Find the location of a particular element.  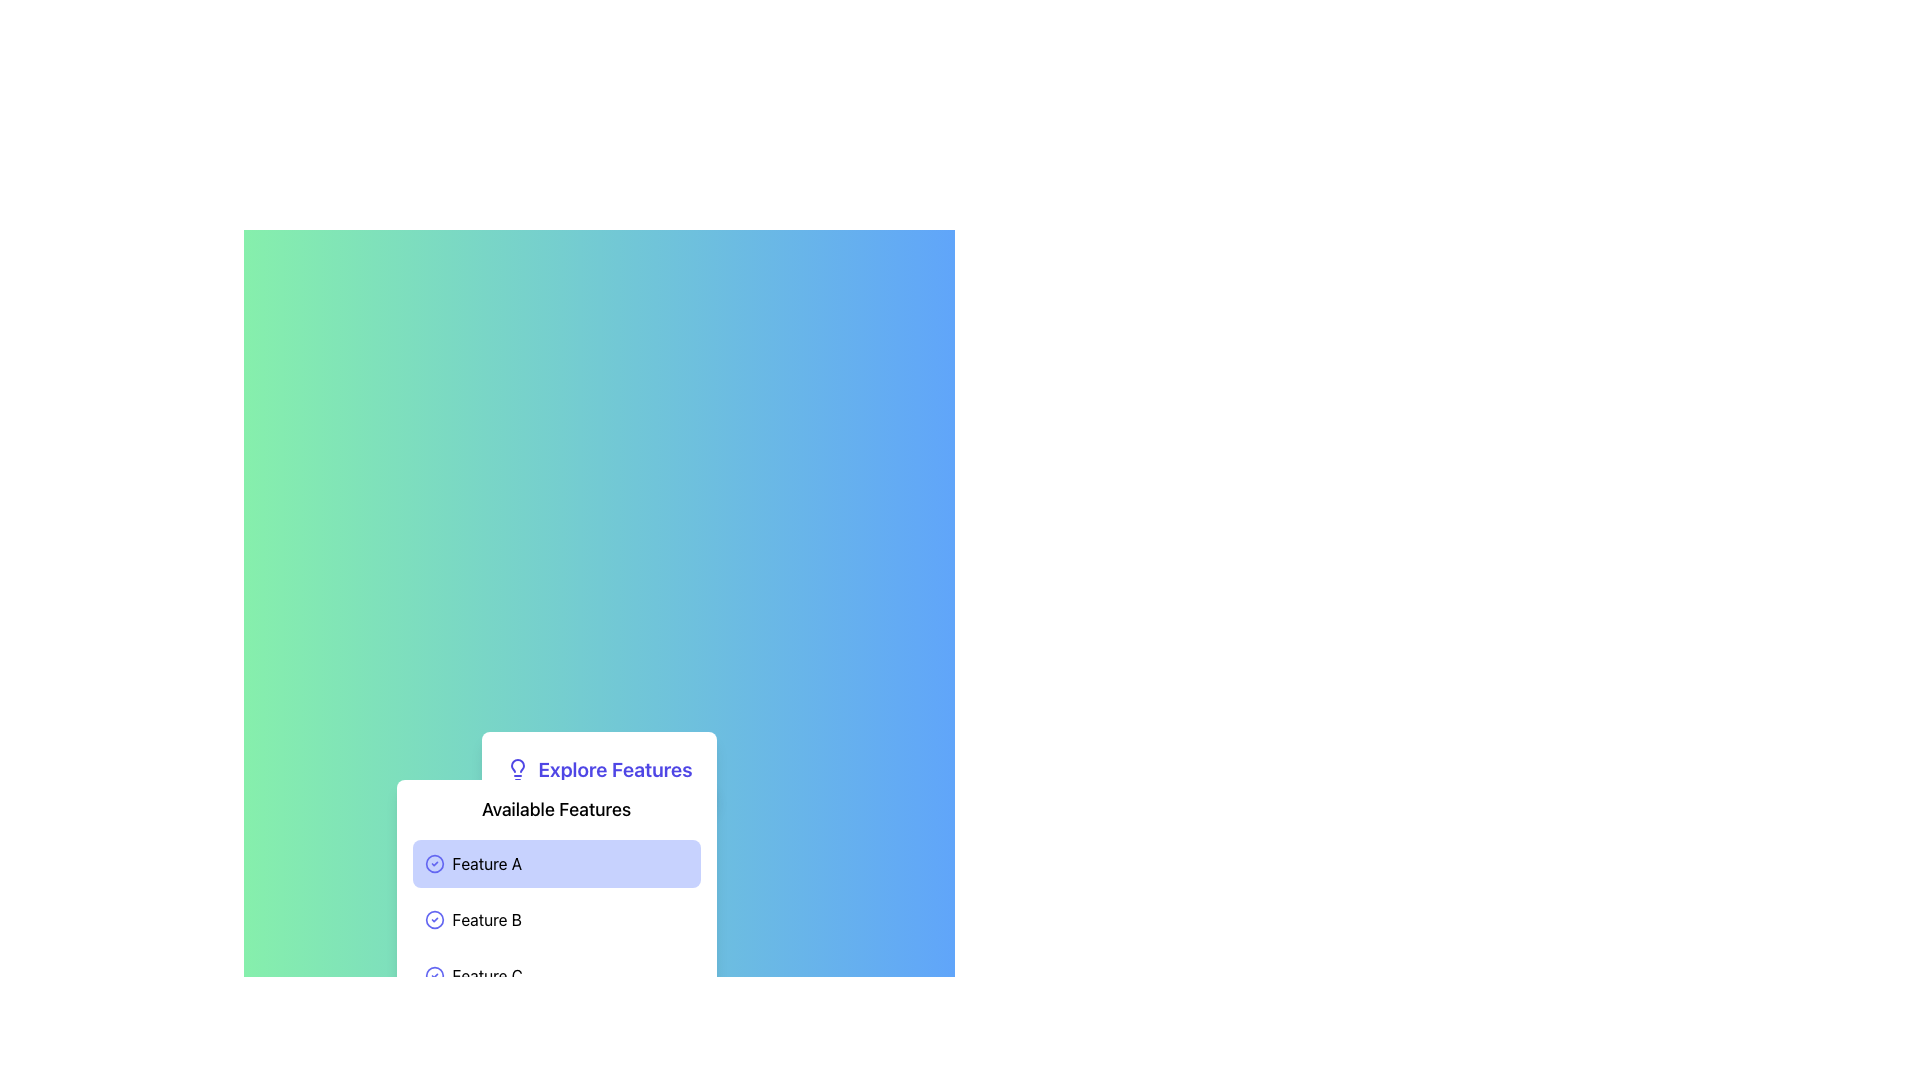

the indicator icon for 'Feature A' to use it as an indicator for the list item is located at coordinates (433, 863).